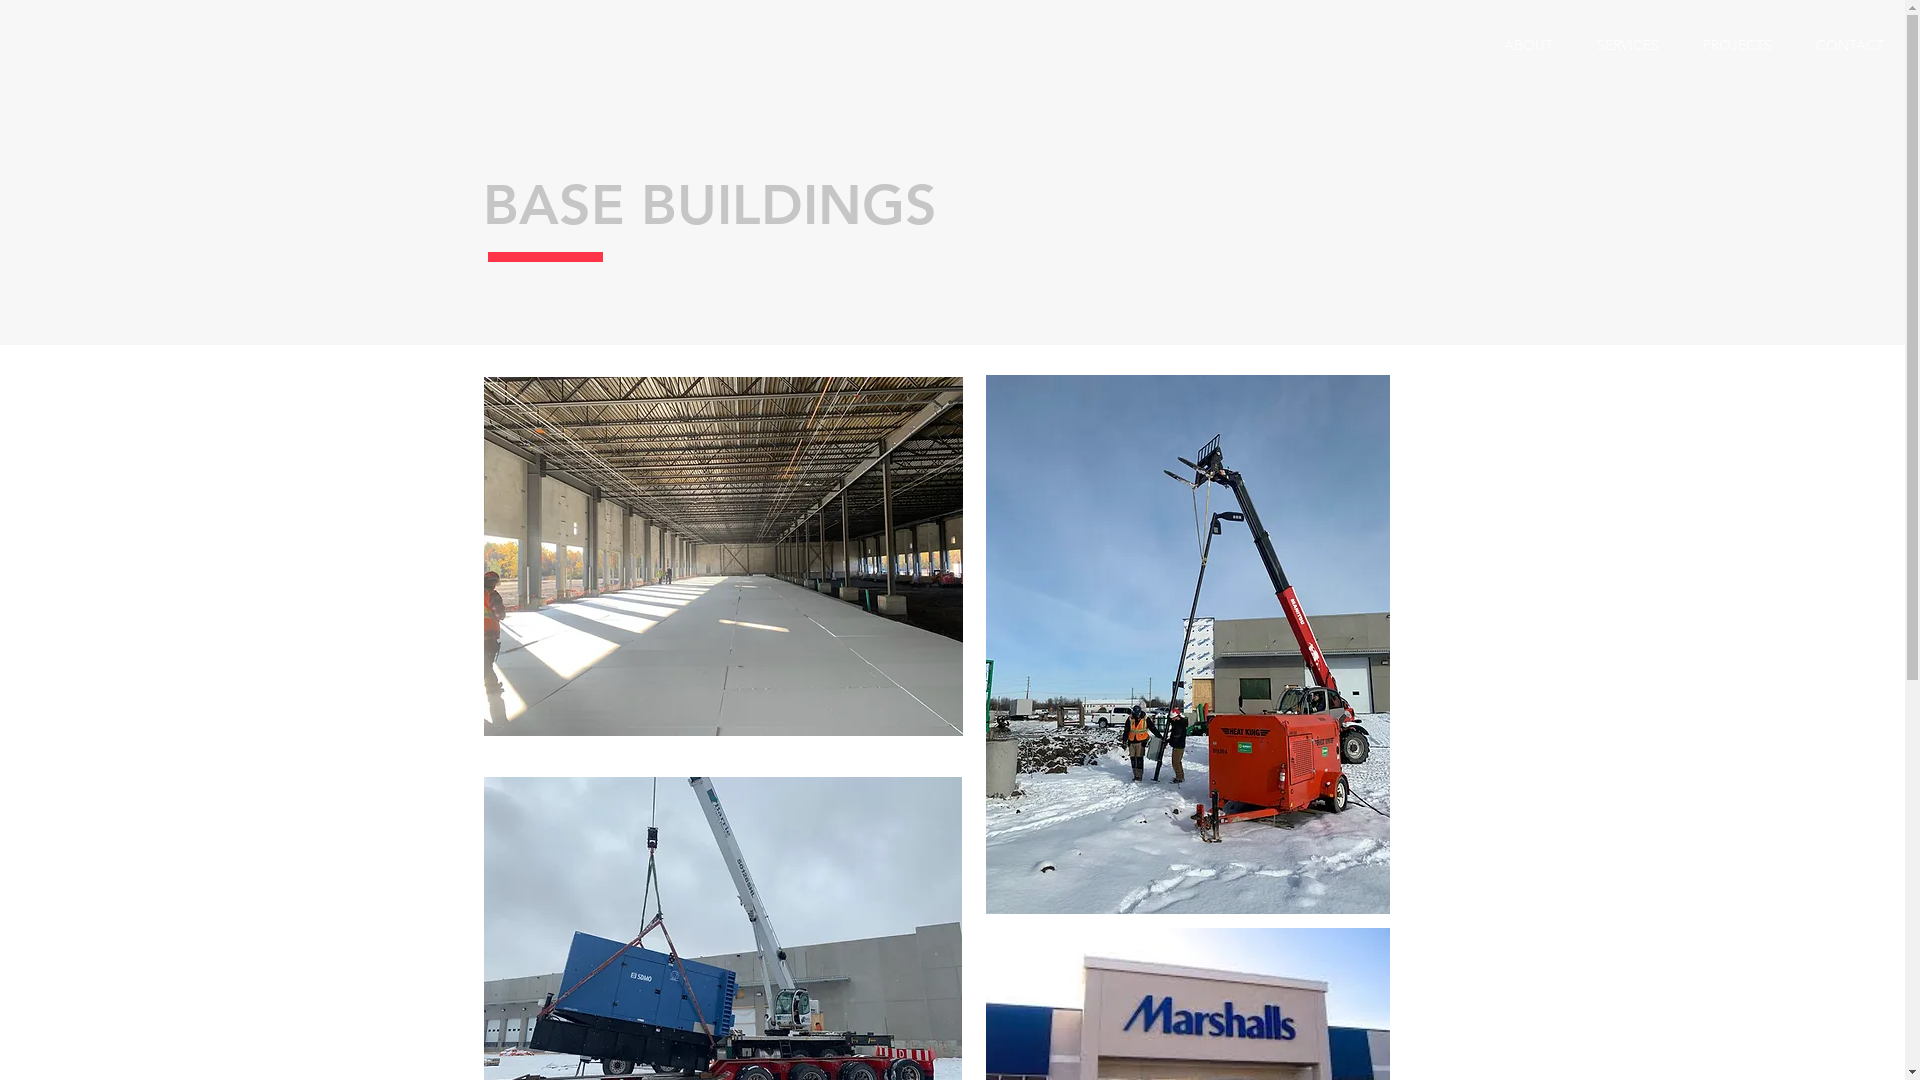  What do you see at coordinates (1527, 45) in the screenshot?
I see `'ABOUT'` at bounding box center [1527, 45].